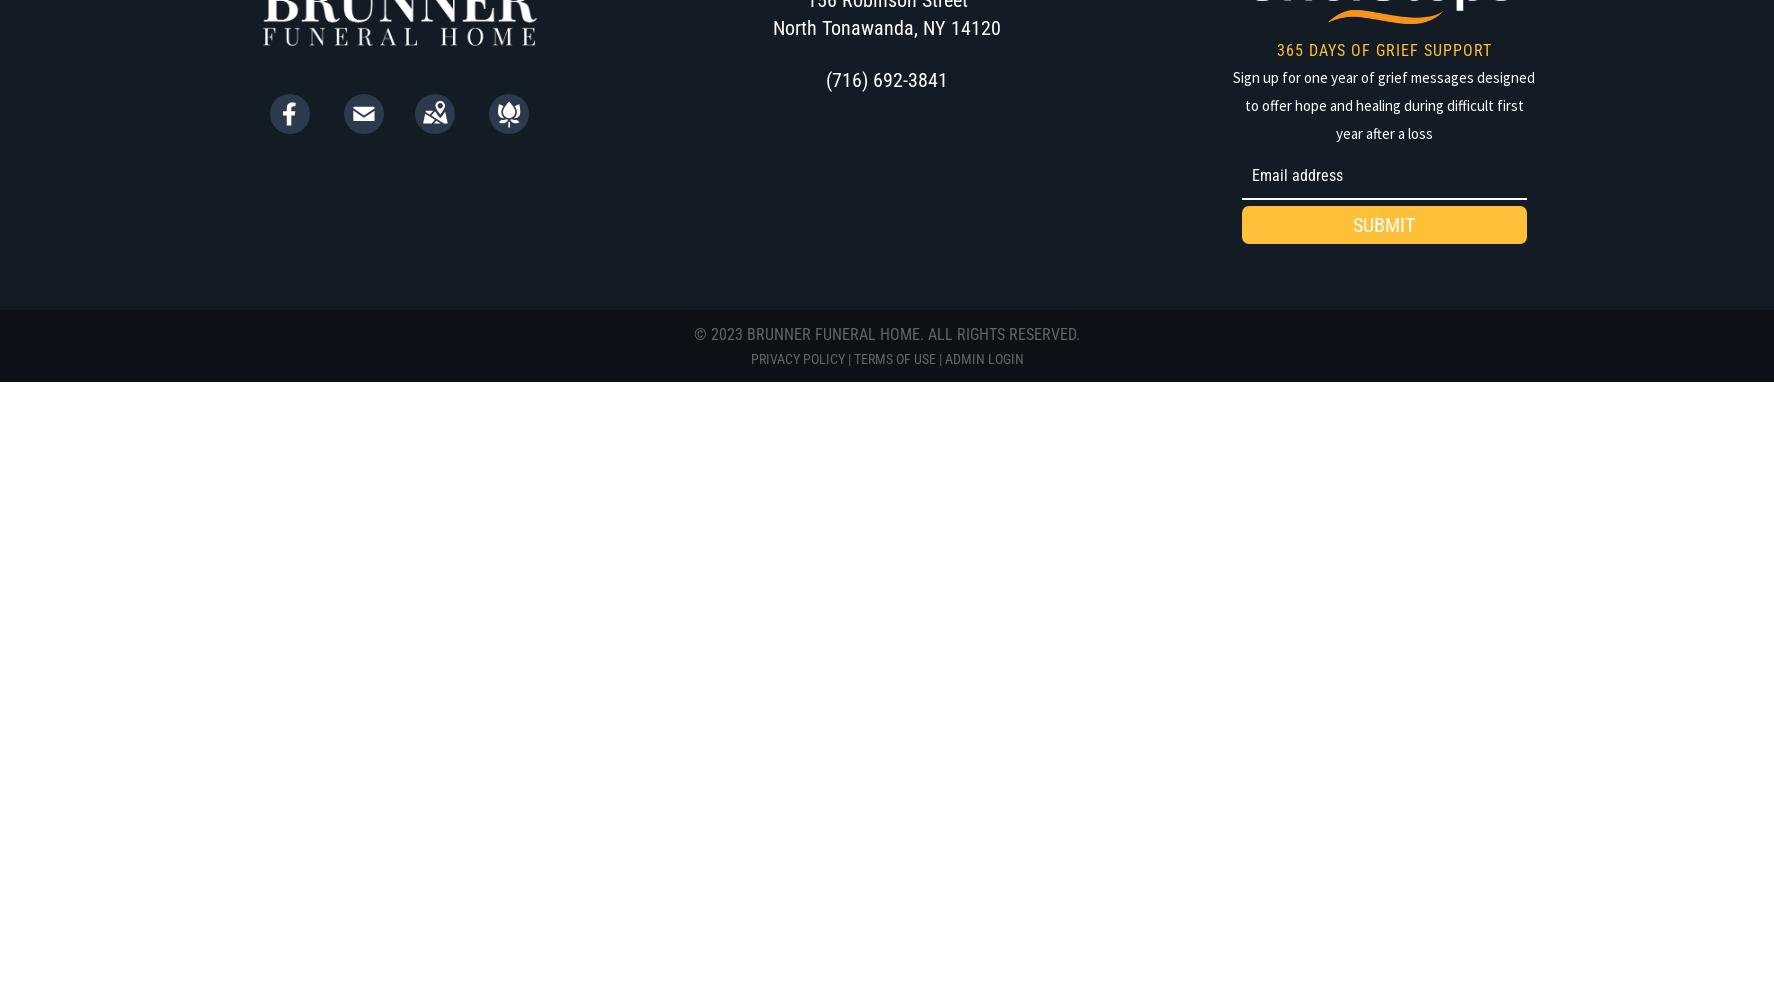  Describe the element at coordinates (1383, 49) in the screenshot. I see `'365 DAYS OF GRIEF SUPPORT'` at that location.